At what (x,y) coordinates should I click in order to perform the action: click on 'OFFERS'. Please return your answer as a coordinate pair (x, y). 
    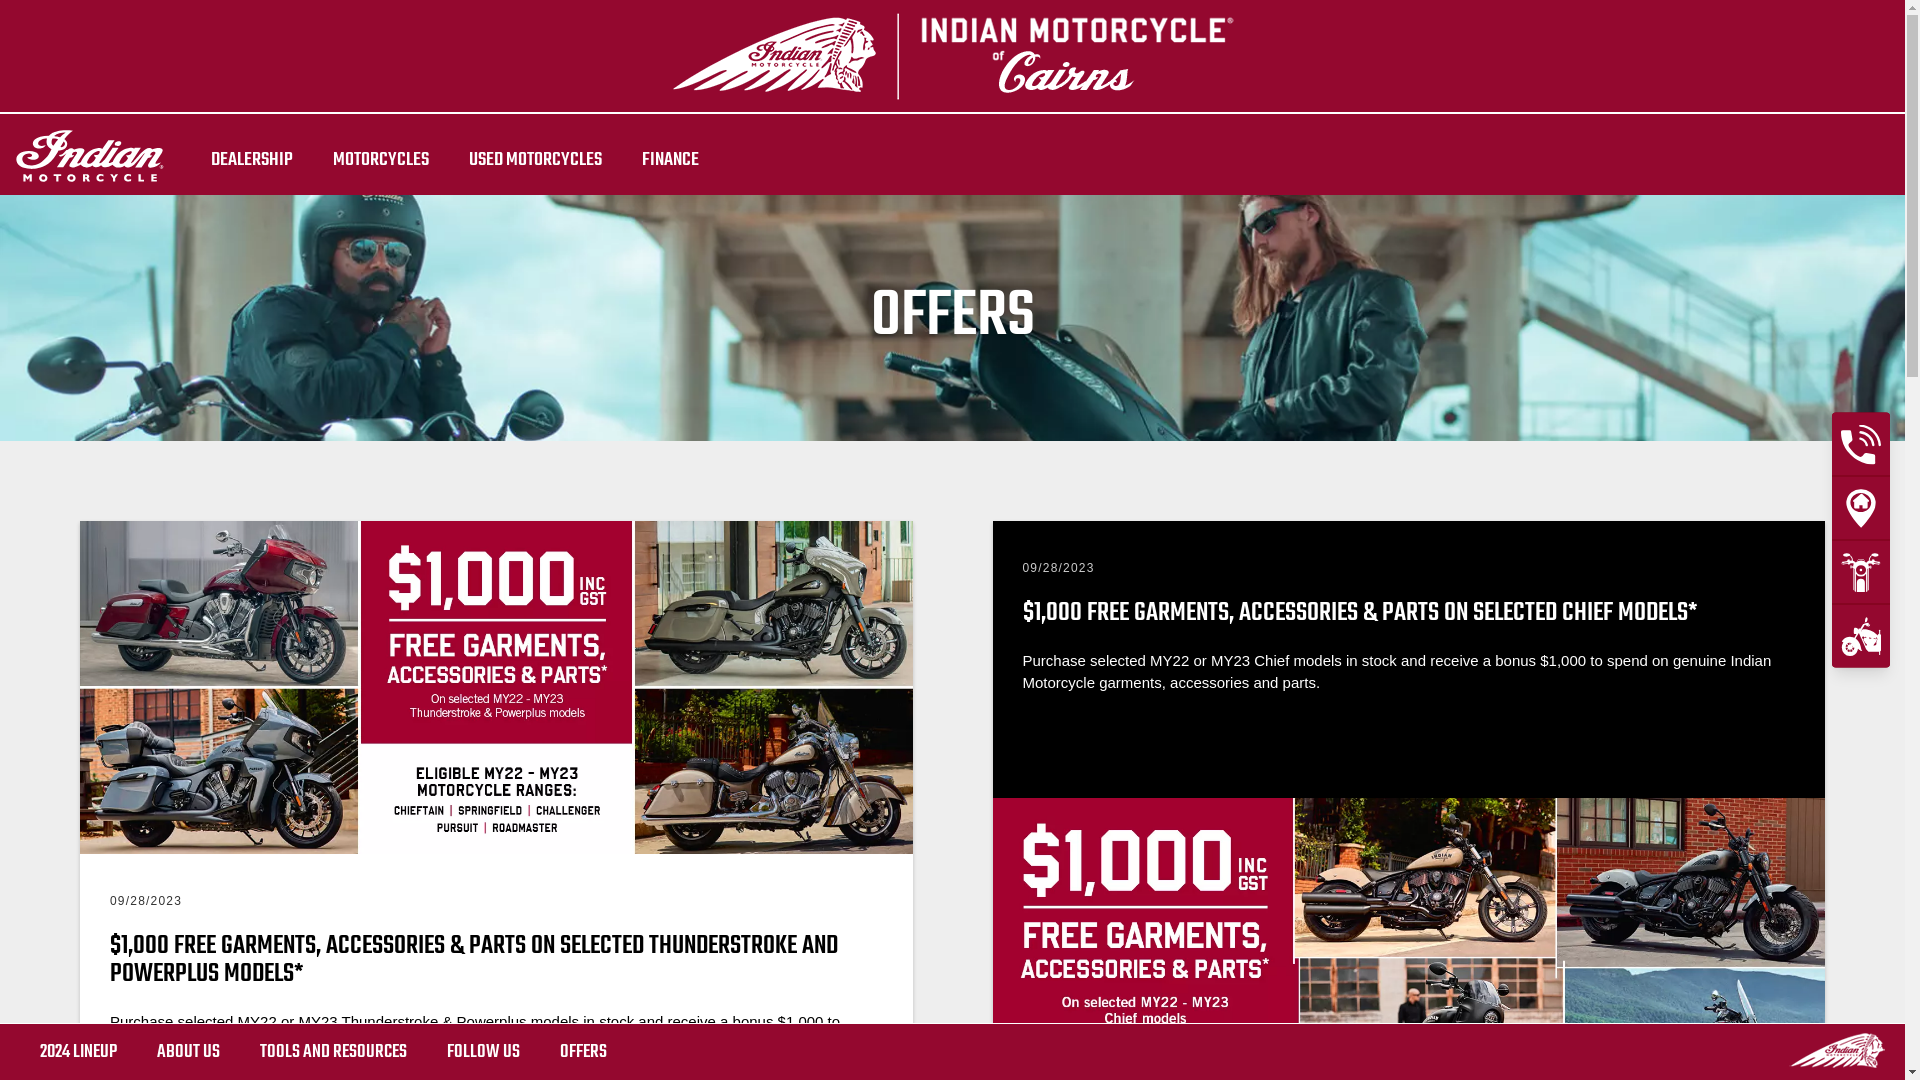
    Looking at the image, I should click on (582, 1051).